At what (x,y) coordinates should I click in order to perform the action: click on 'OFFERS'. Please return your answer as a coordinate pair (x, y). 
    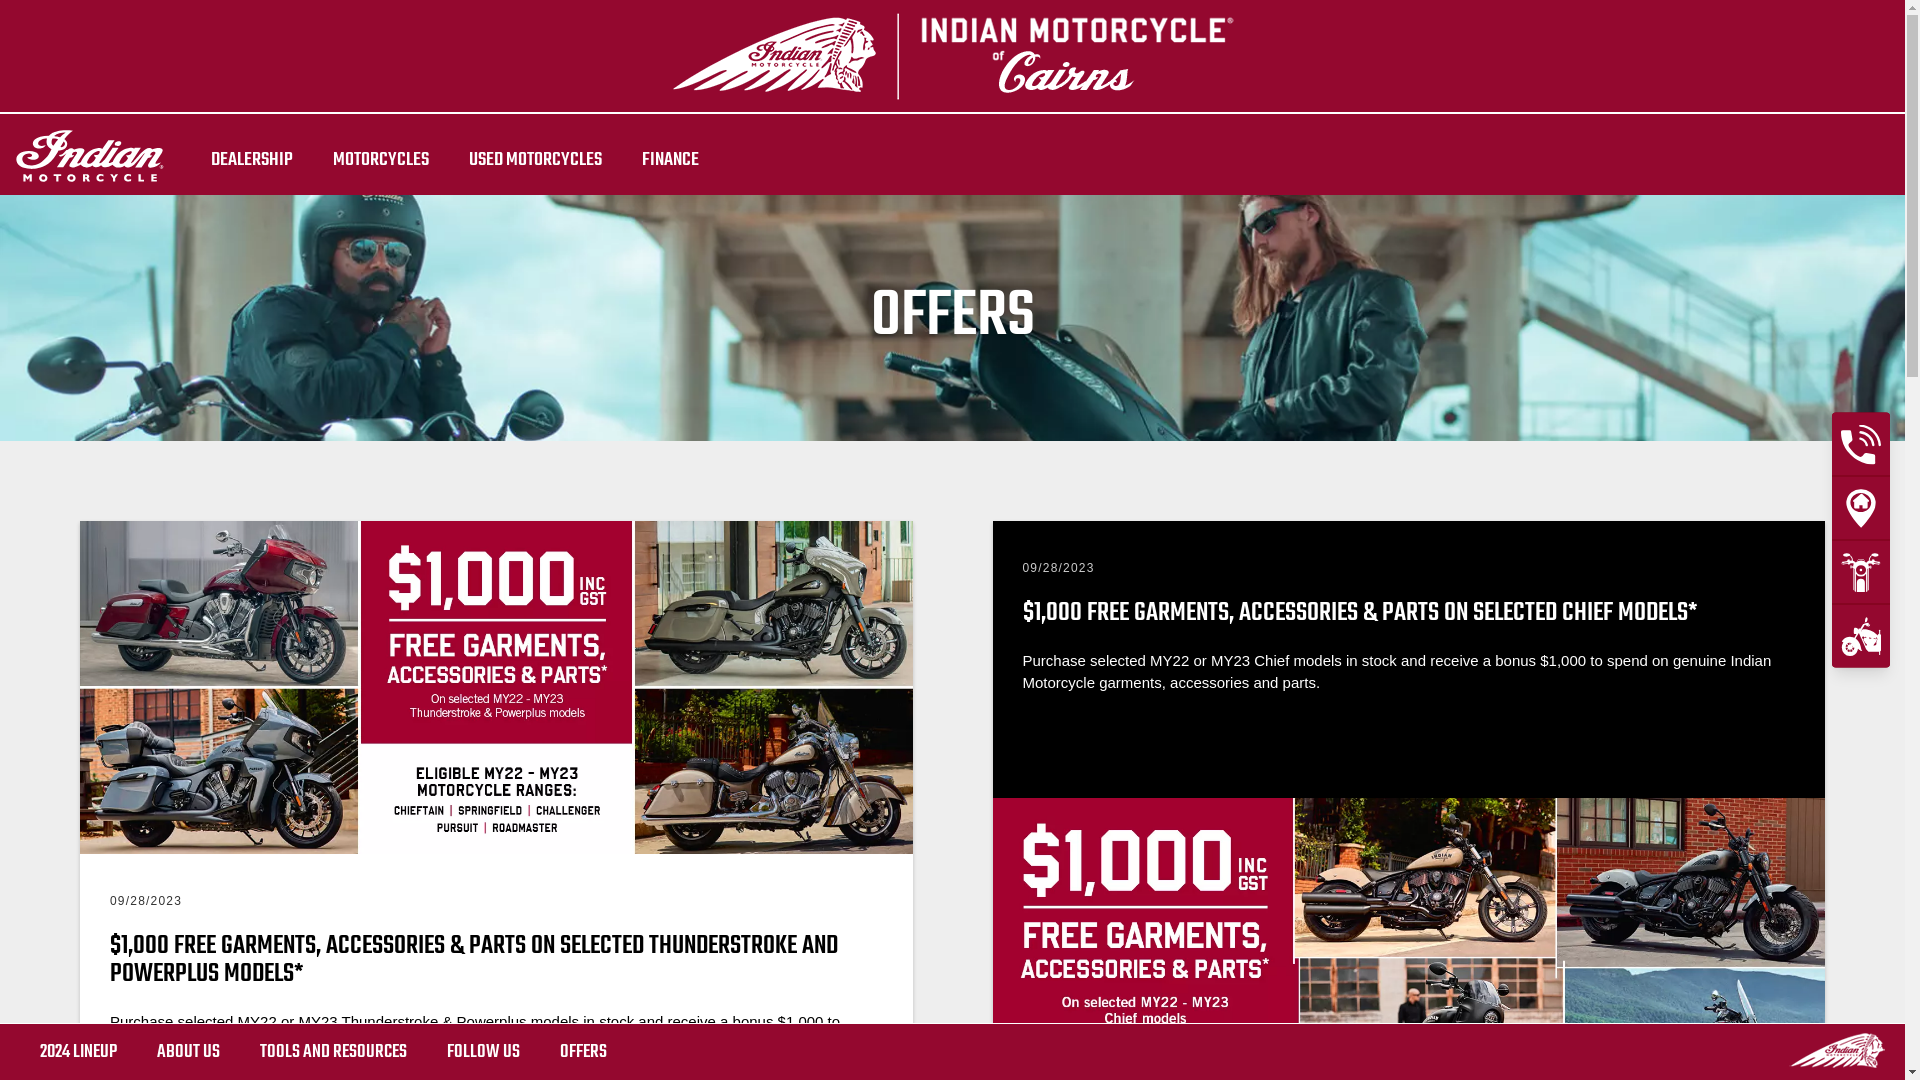
    Looking at the image, I should click on (582, 1051).